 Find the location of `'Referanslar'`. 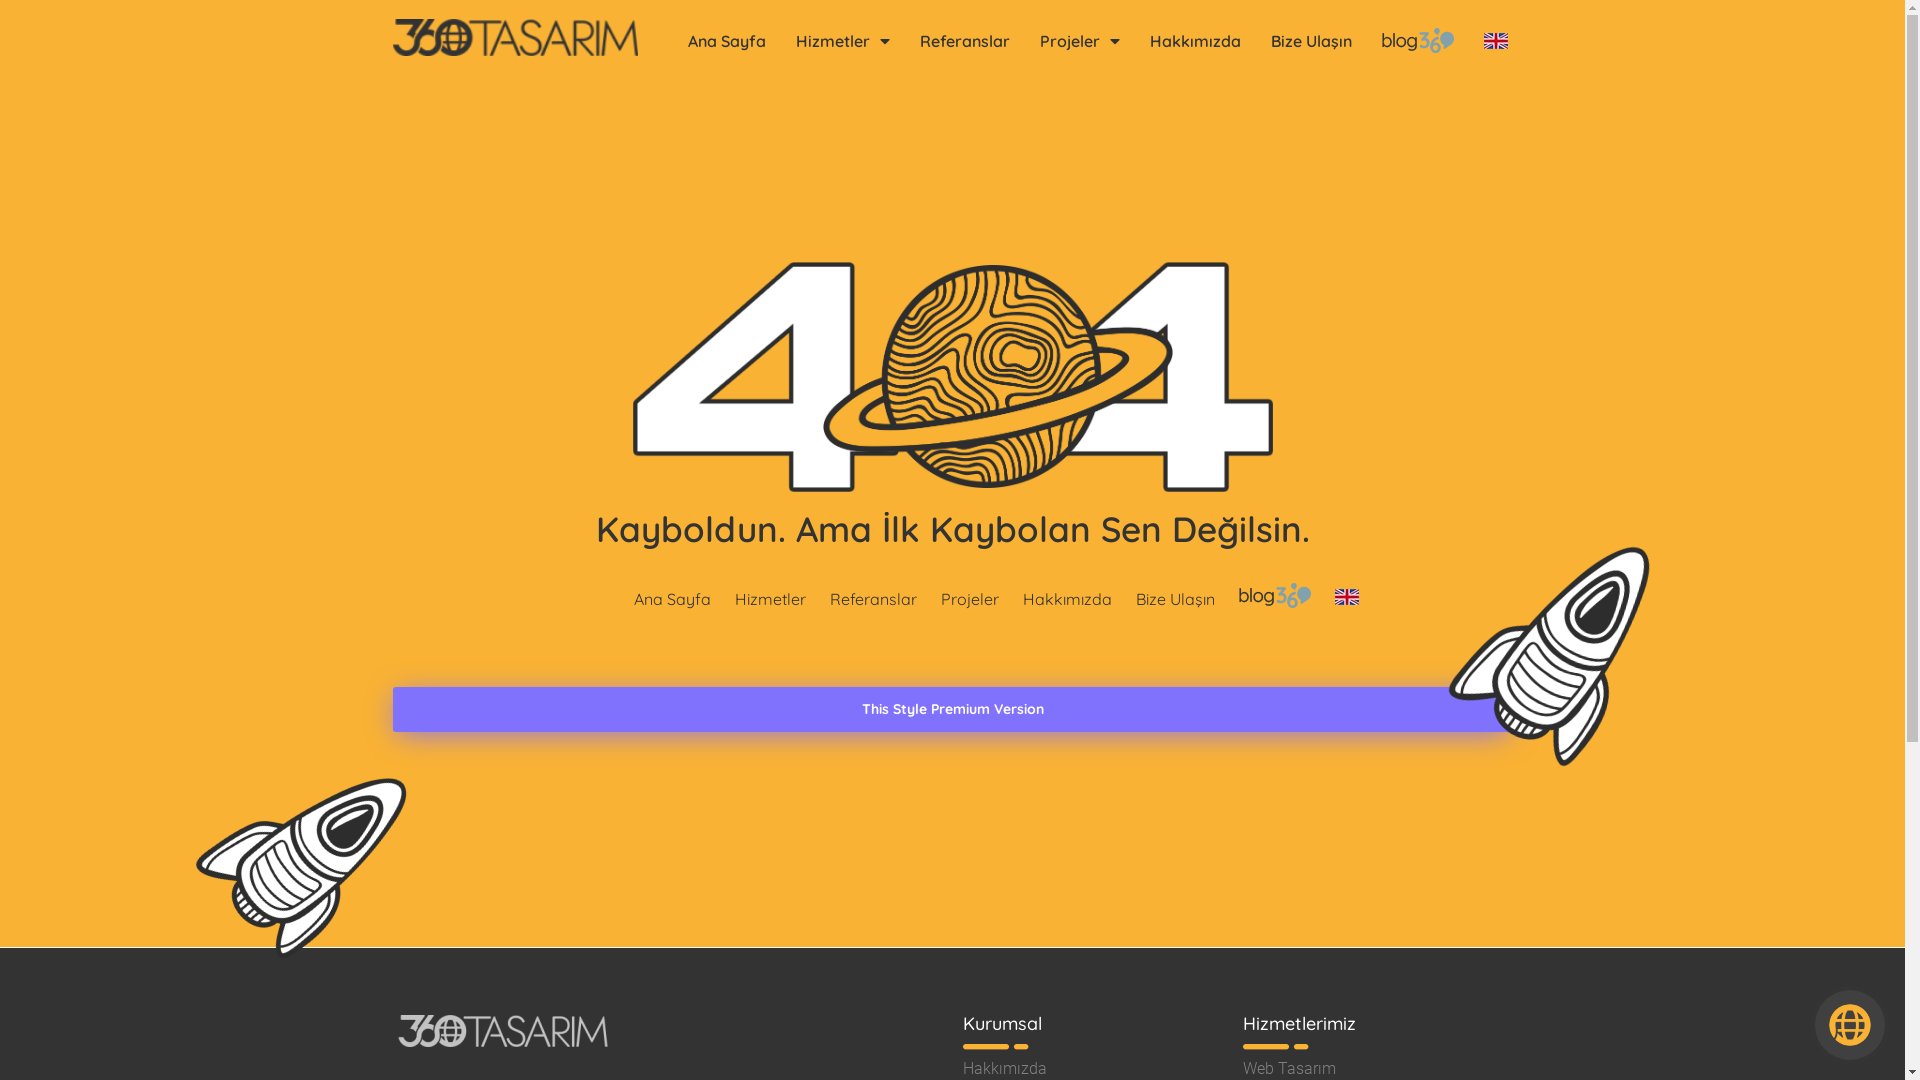

'Referanslar' is located at coordinates (964, 40).